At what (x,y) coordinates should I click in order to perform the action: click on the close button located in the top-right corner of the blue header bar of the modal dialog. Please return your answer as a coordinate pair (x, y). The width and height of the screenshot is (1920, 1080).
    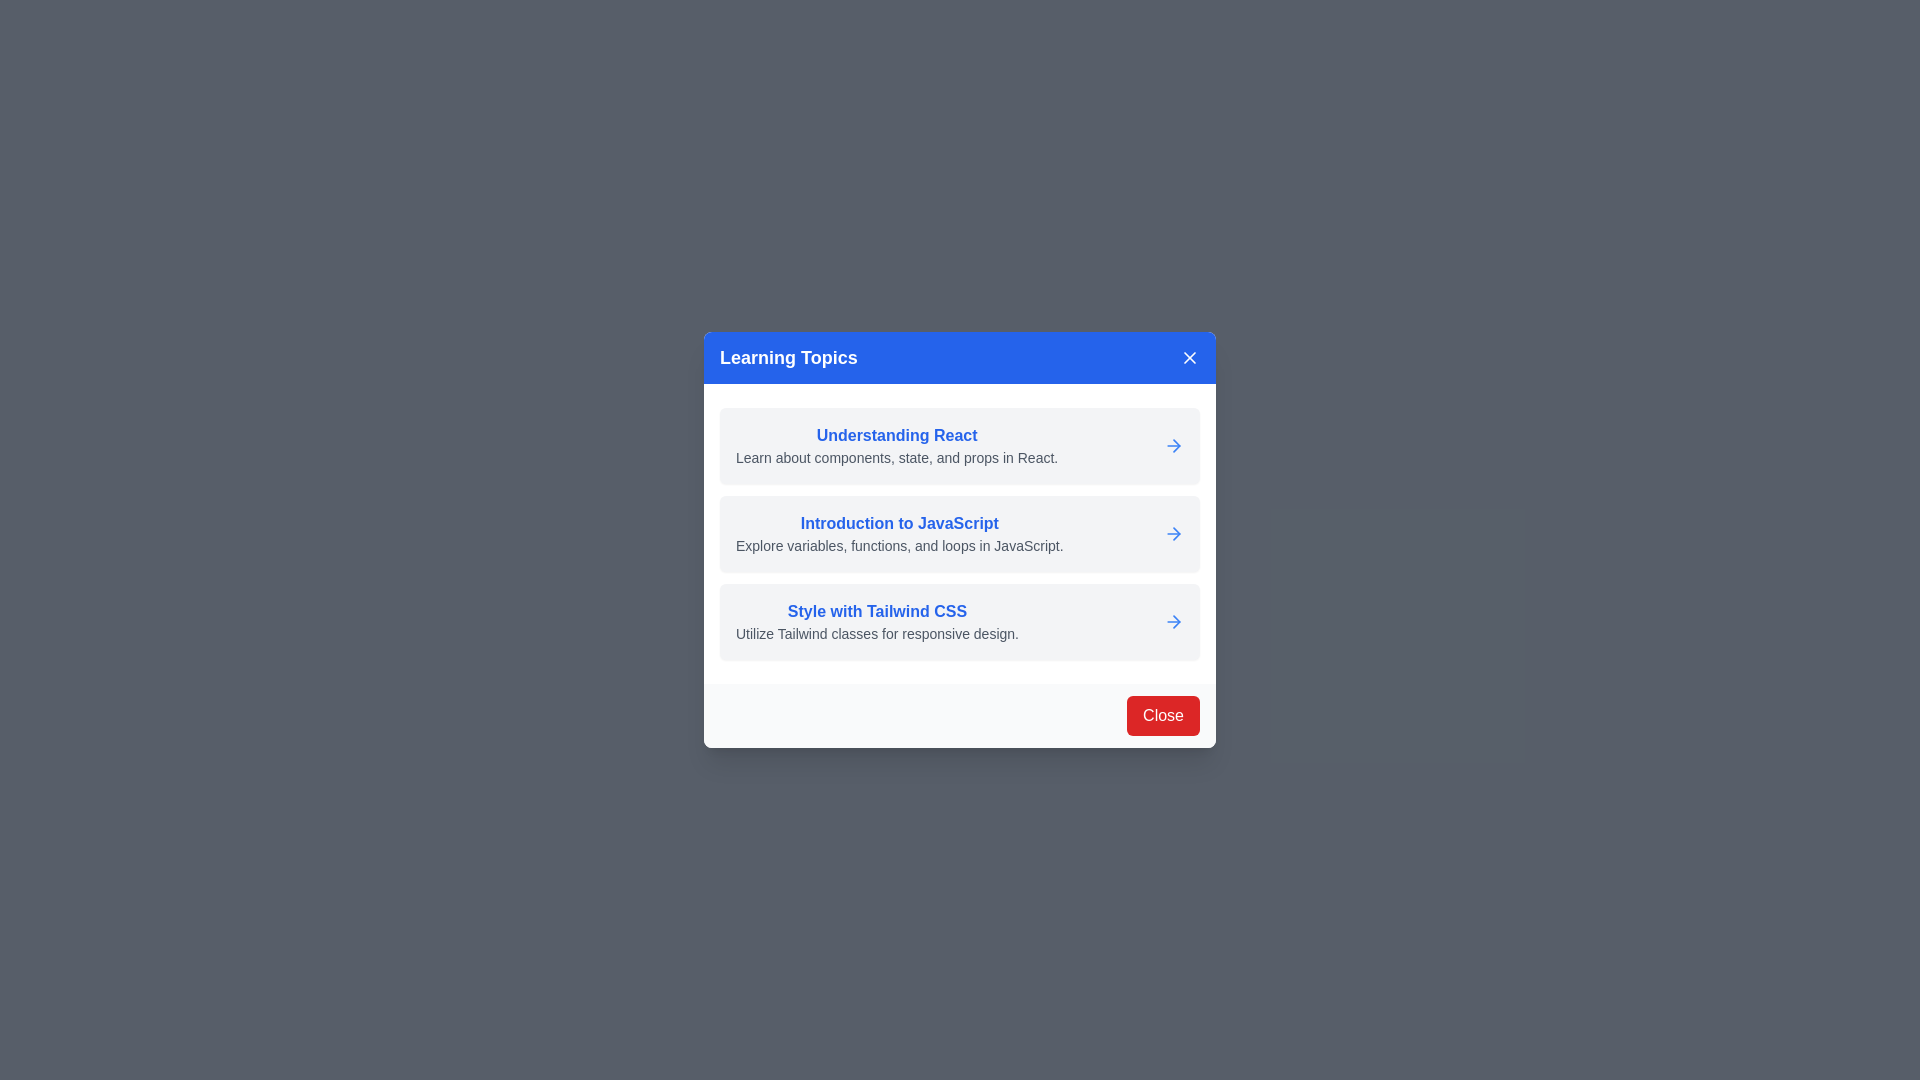
    Looking at the image, I should click on (1190, 357).